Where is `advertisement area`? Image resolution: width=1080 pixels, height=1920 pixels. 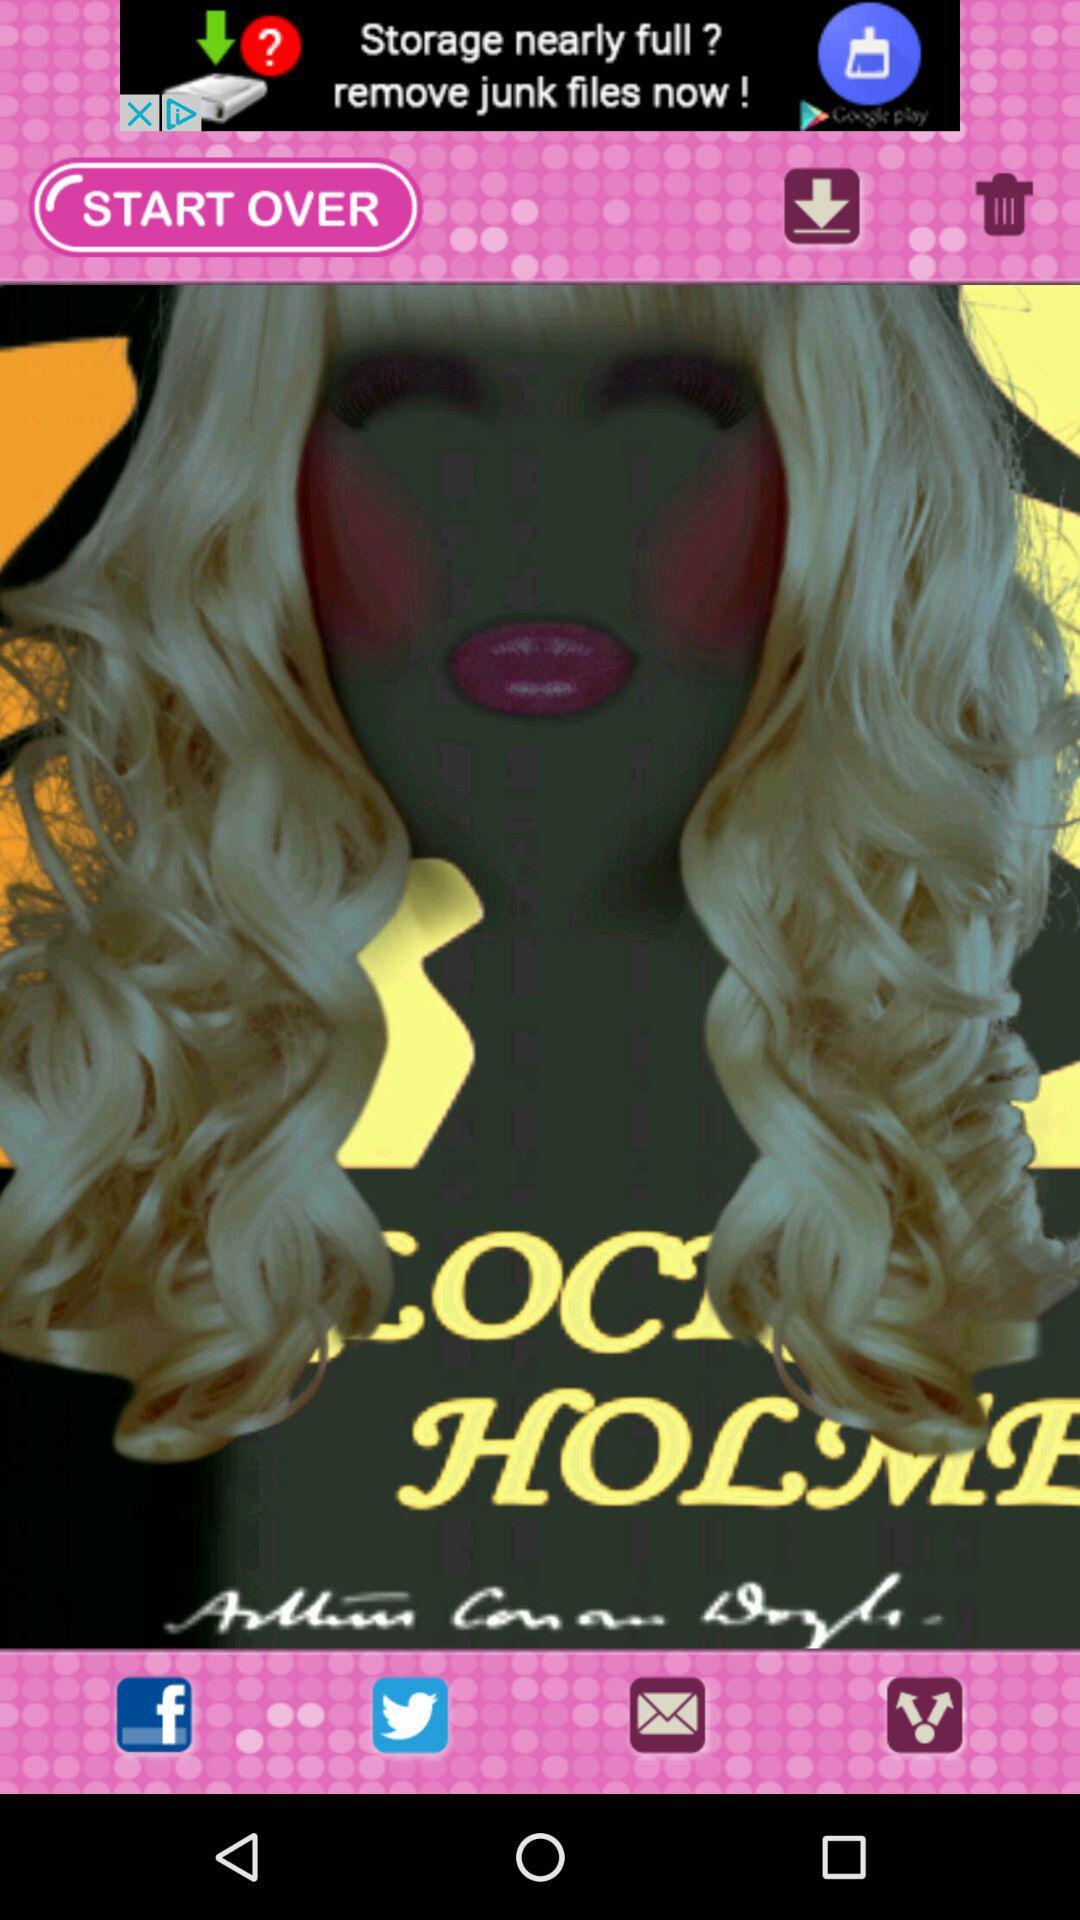 advertisement area is located at coordinates (540, 65).